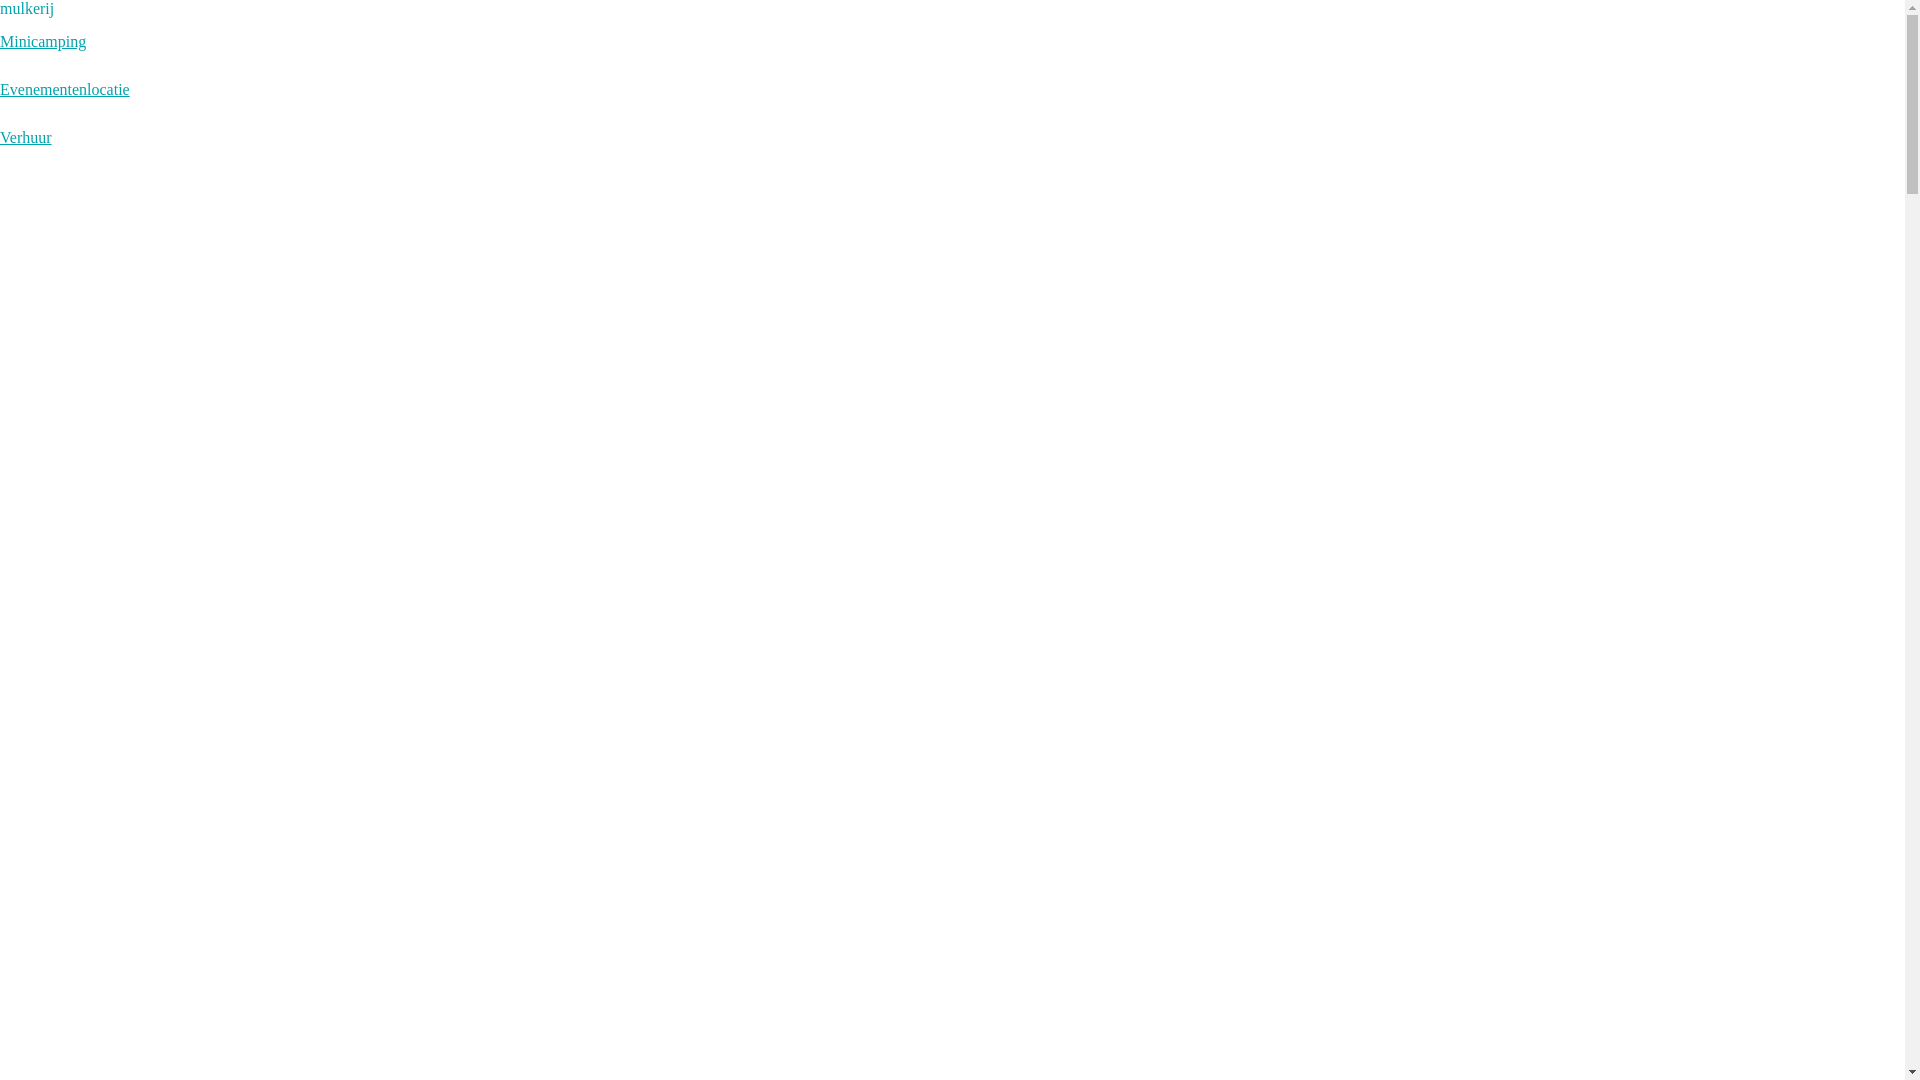 This screenshot has height=1080, width=1920. What do you see at coordinates (65, 88) in the screenshot?
I see `'Evenementenlocatie'` at bounding box center [65, 88].